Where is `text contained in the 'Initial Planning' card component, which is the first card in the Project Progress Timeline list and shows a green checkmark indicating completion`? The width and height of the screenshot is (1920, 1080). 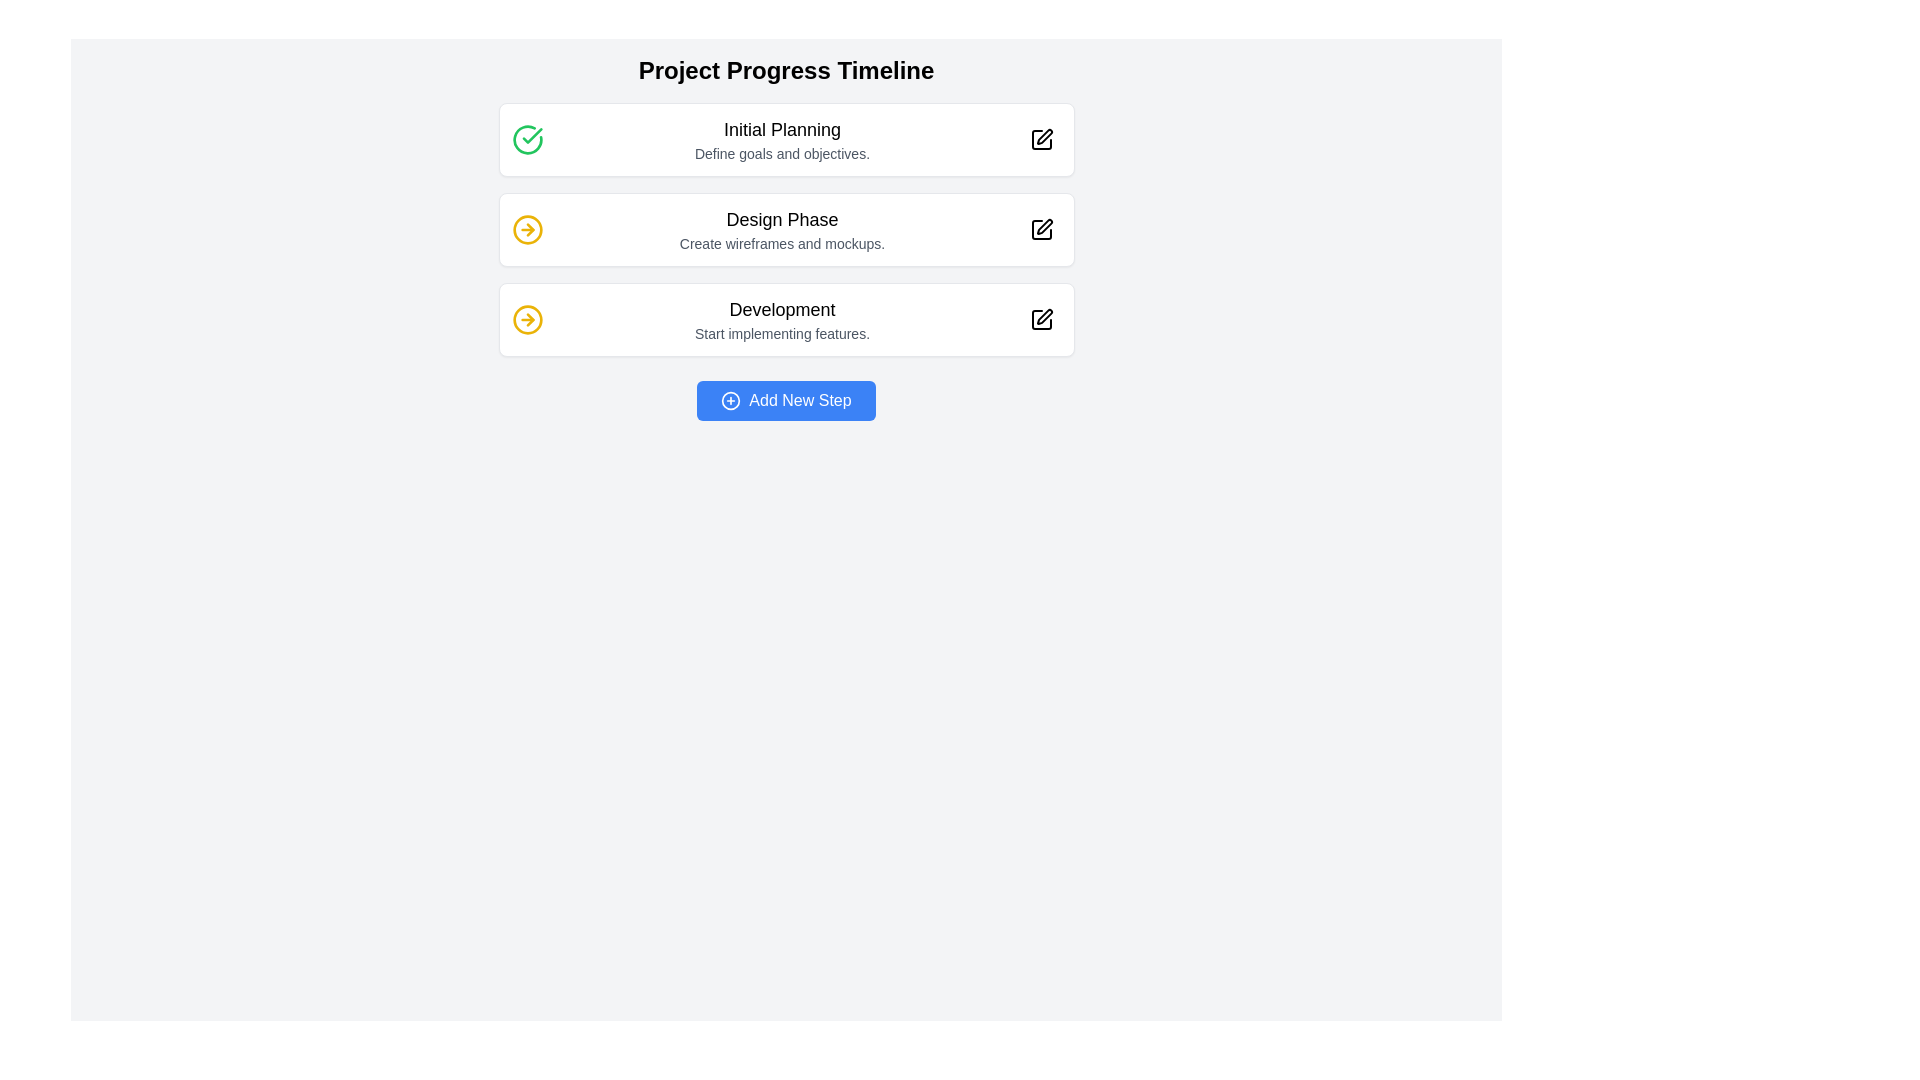
text contained in the 'Initial Planning' card component, which is the first card in the Project Progress Timeline list and shows a green checkmark indicating completion is located at coordinates (785, 138).